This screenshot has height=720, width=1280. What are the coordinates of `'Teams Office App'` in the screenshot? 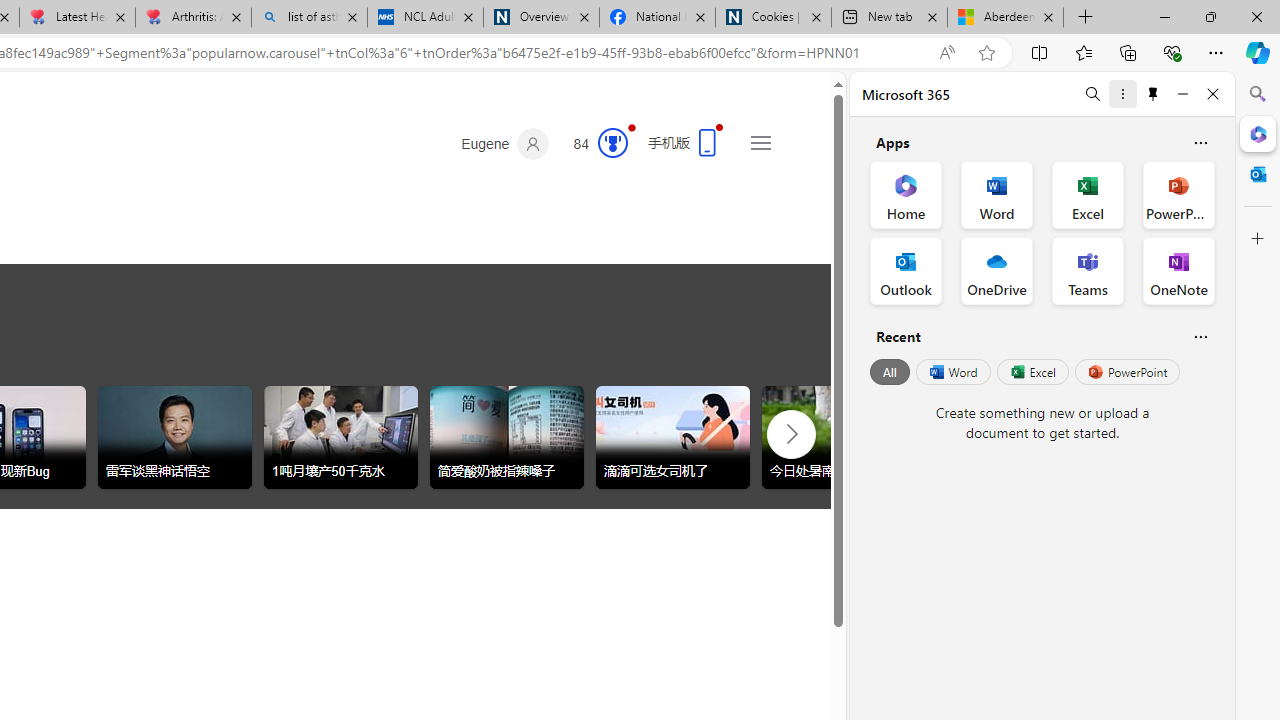 It's located at (1087, 271).